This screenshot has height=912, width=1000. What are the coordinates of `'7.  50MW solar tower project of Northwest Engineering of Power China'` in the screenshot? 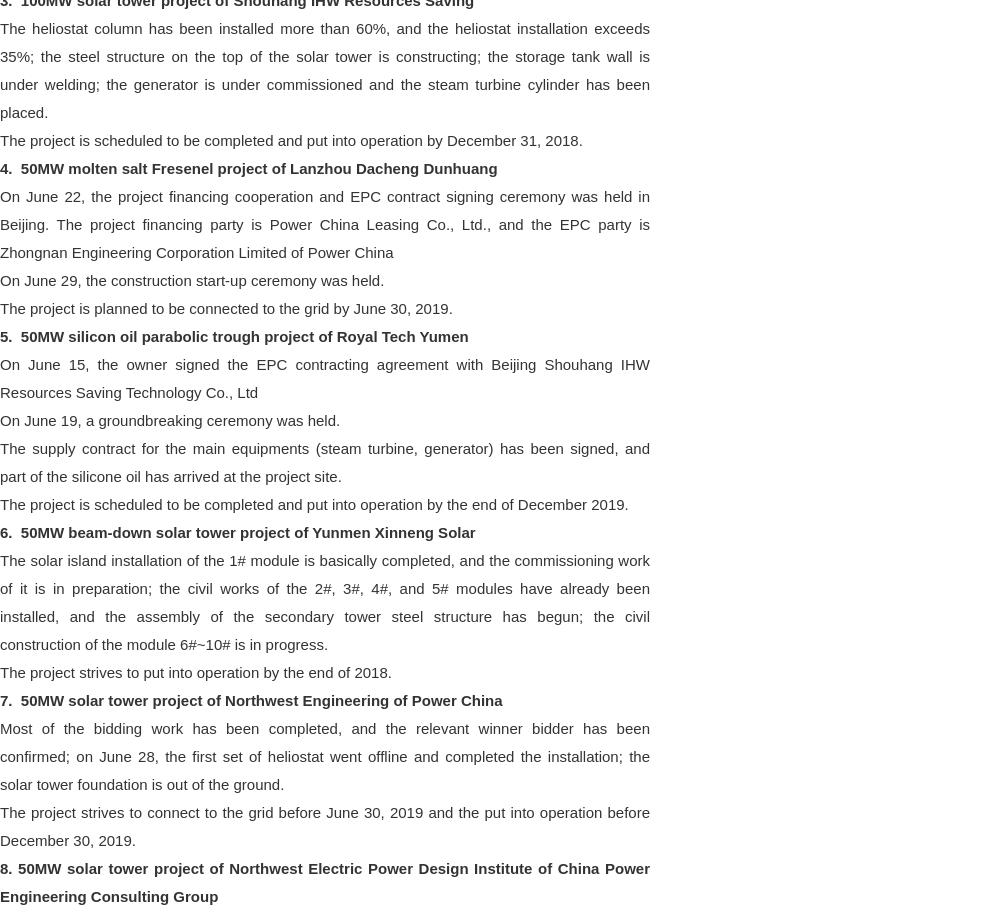 It's located at (251, 699).